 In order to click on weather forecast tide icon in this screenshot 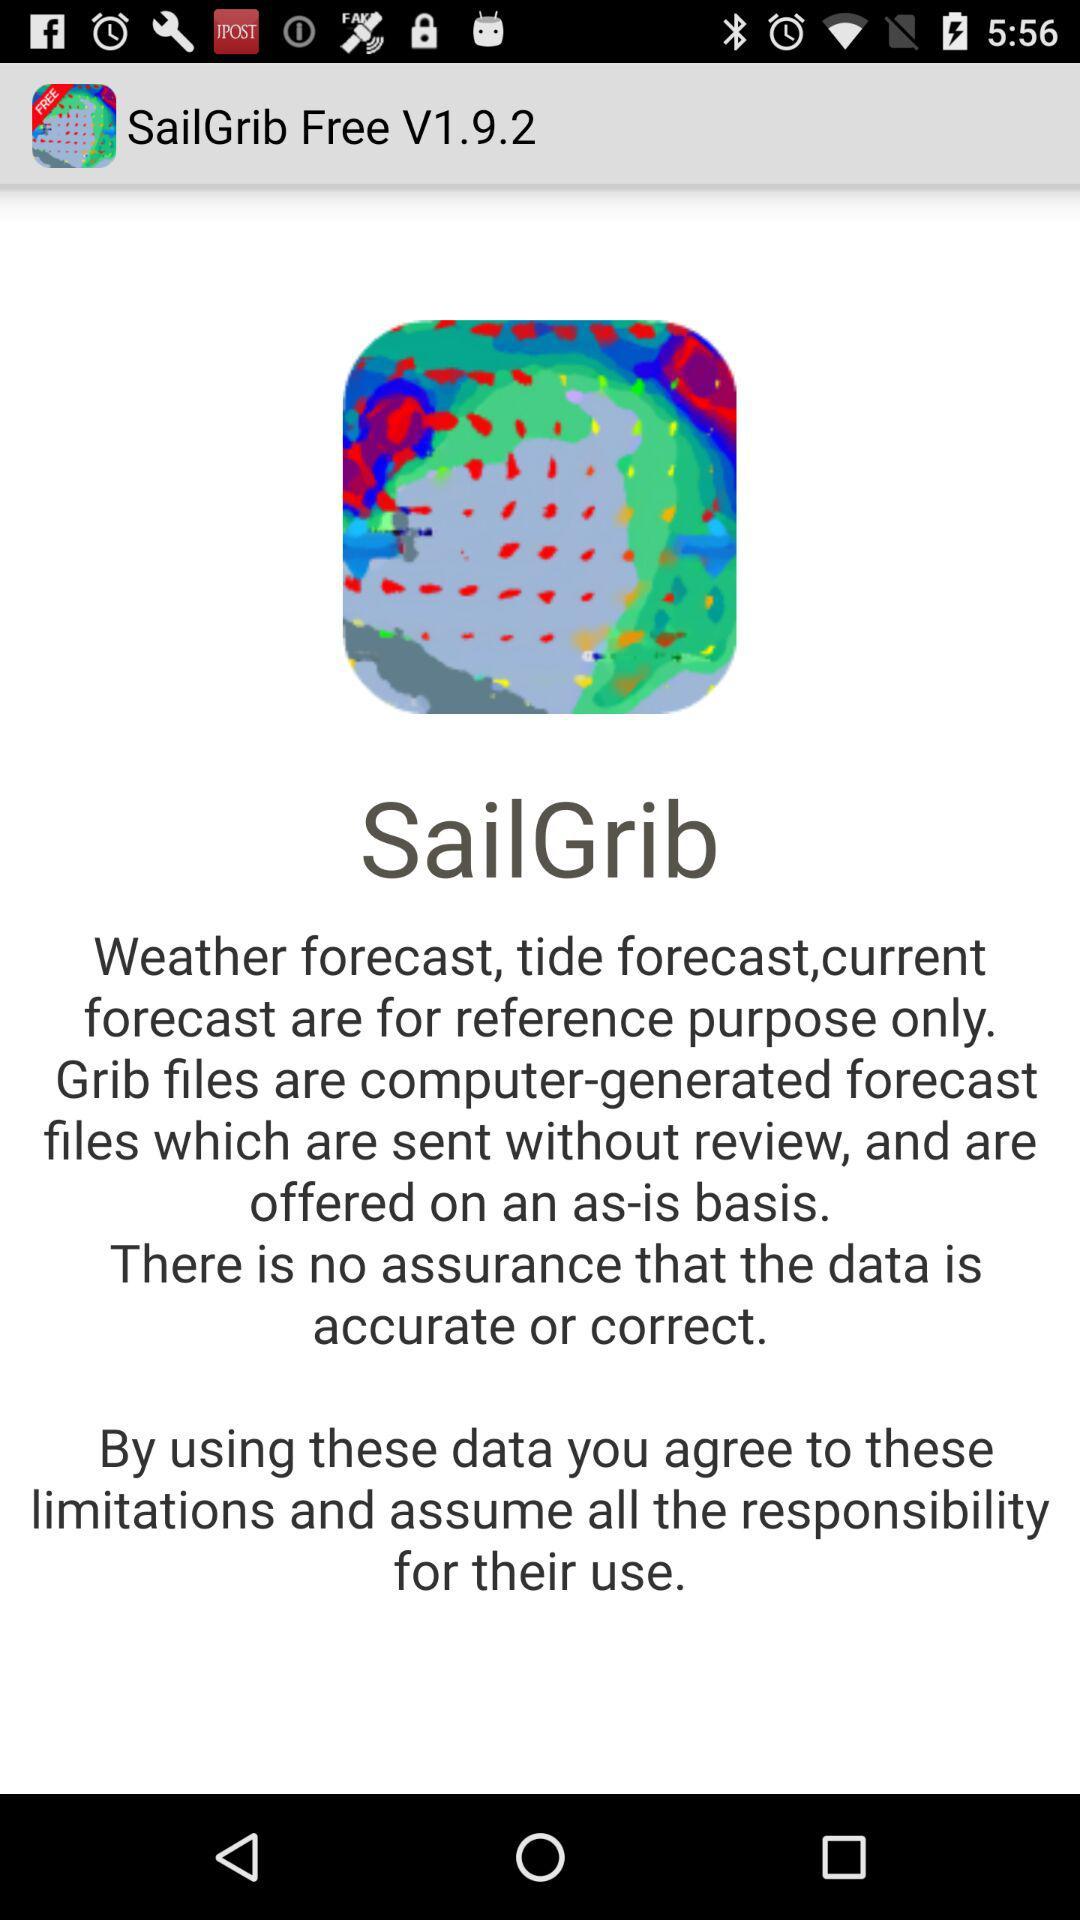, I will do `click(540, 1260)`.